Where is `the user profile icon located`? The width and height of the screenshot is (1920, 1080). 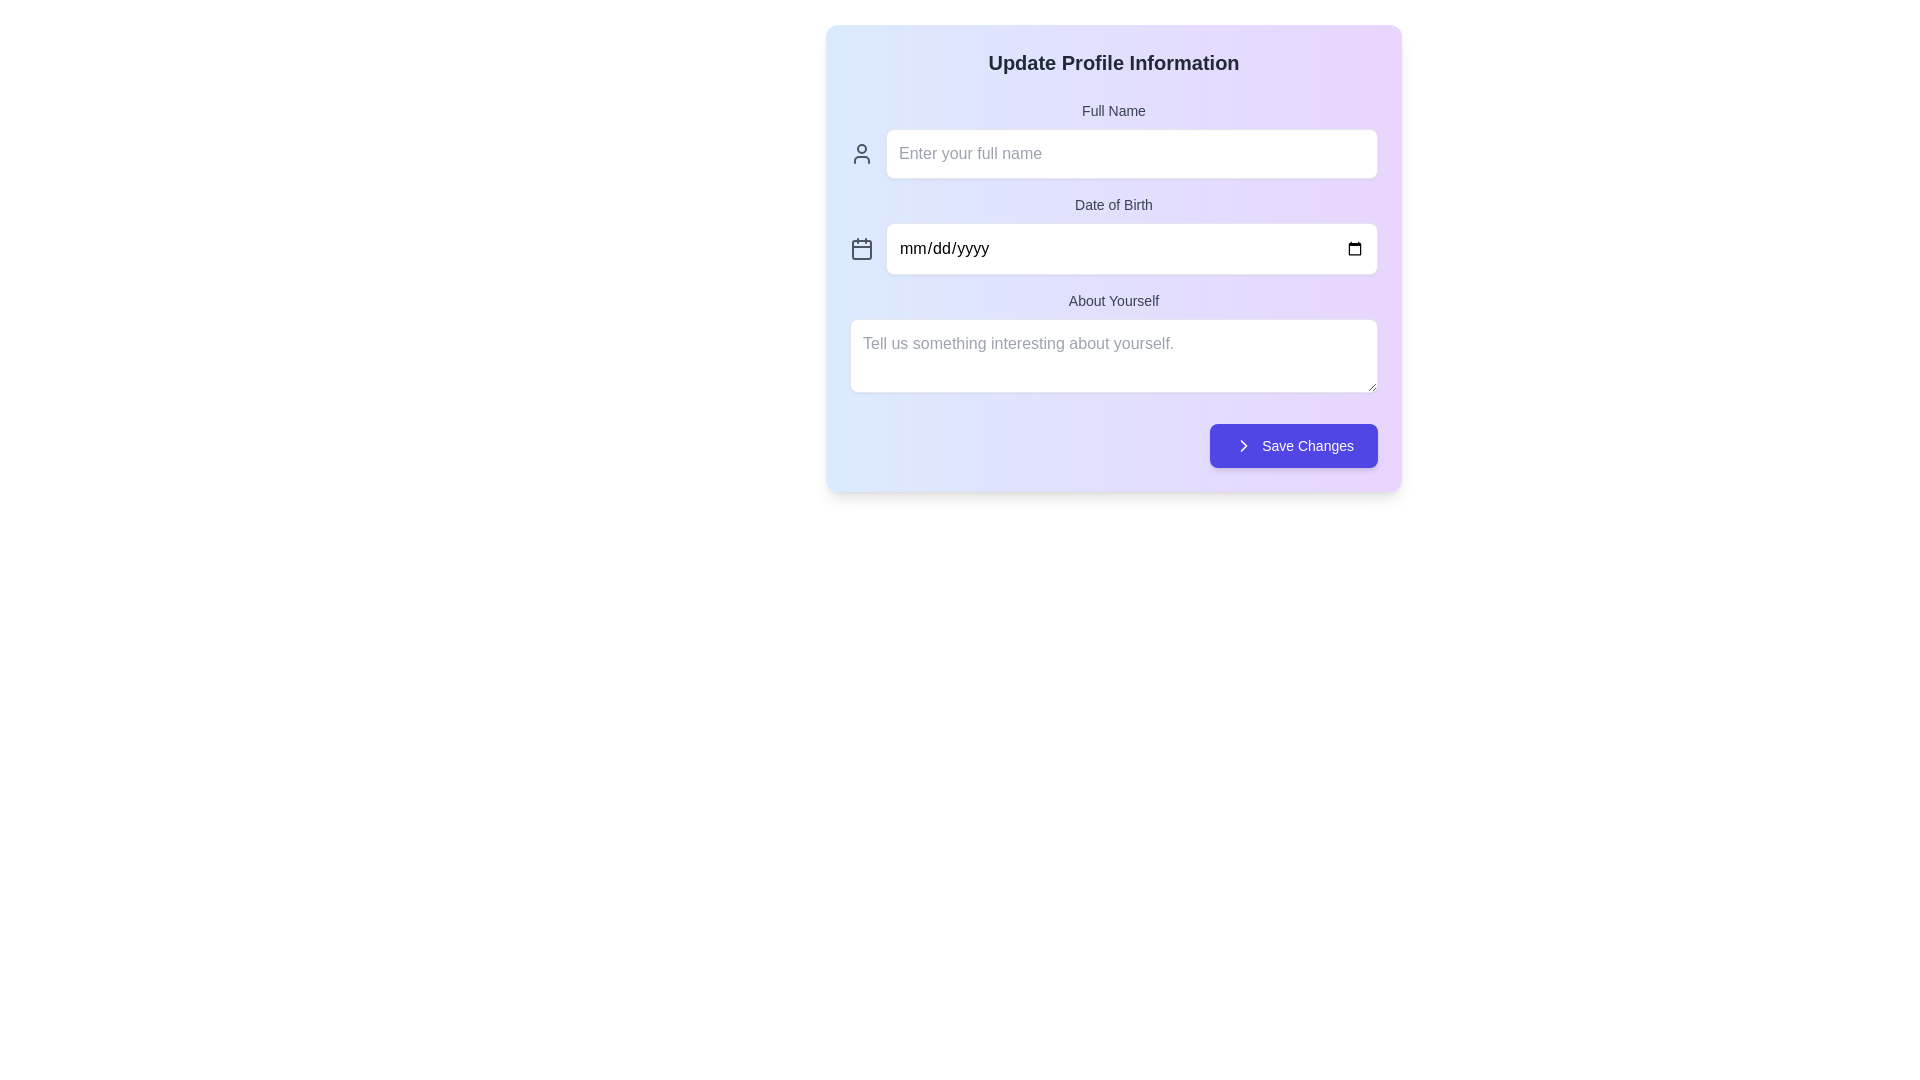
the user profile icon located is located at coordinates (862, 153).